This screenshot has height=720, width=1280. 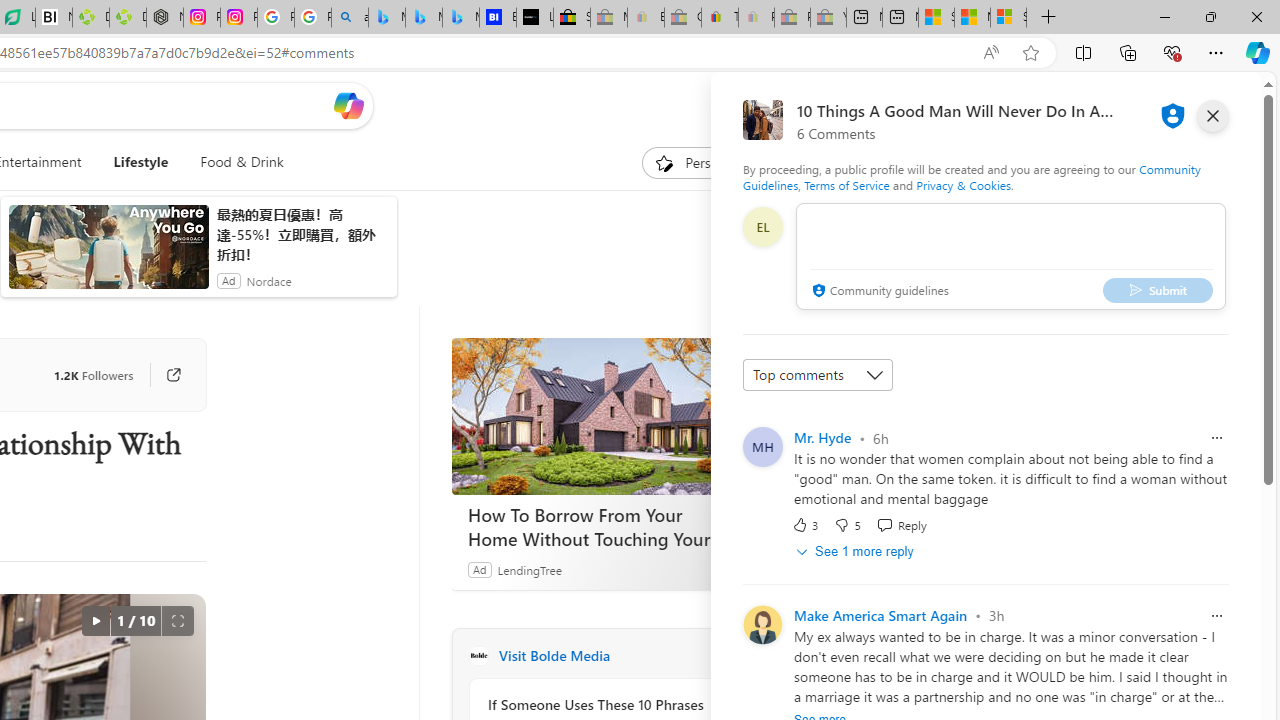 I want to click on 'Personalize', so click(x=704, y=162).